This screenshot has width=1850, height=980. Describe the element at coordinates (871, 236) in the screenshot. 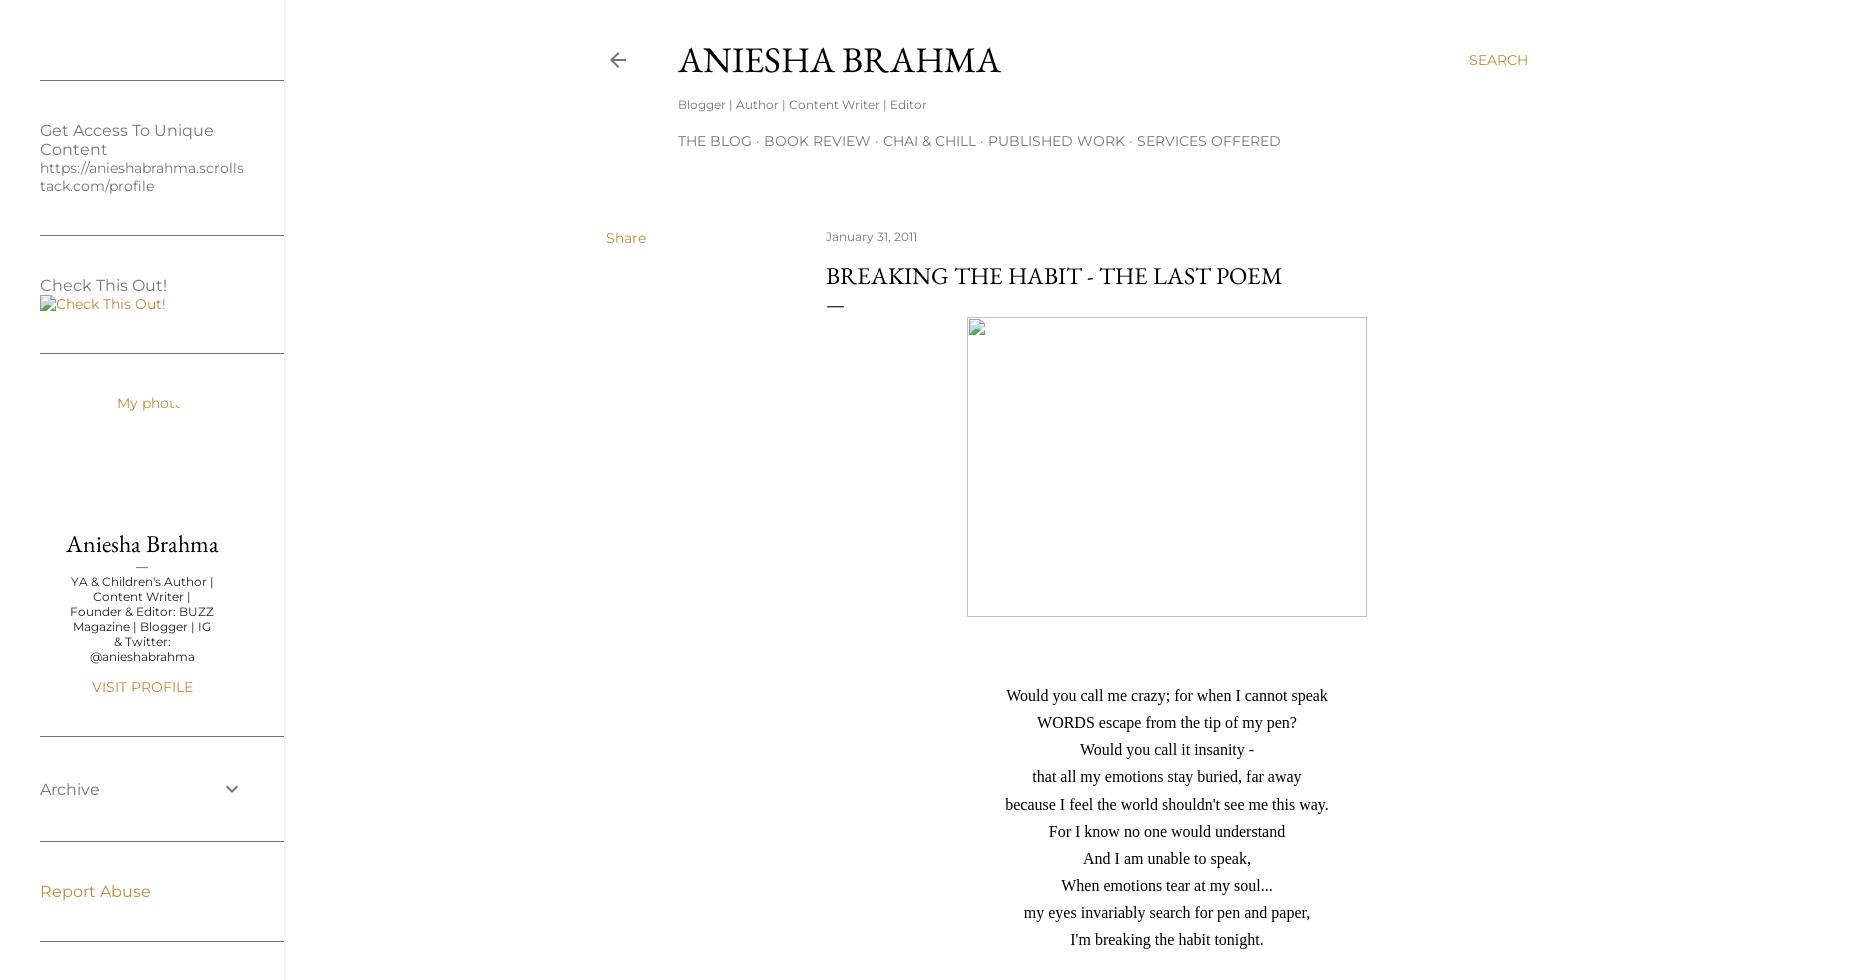

I see `'January 31, 2011'` at that location.